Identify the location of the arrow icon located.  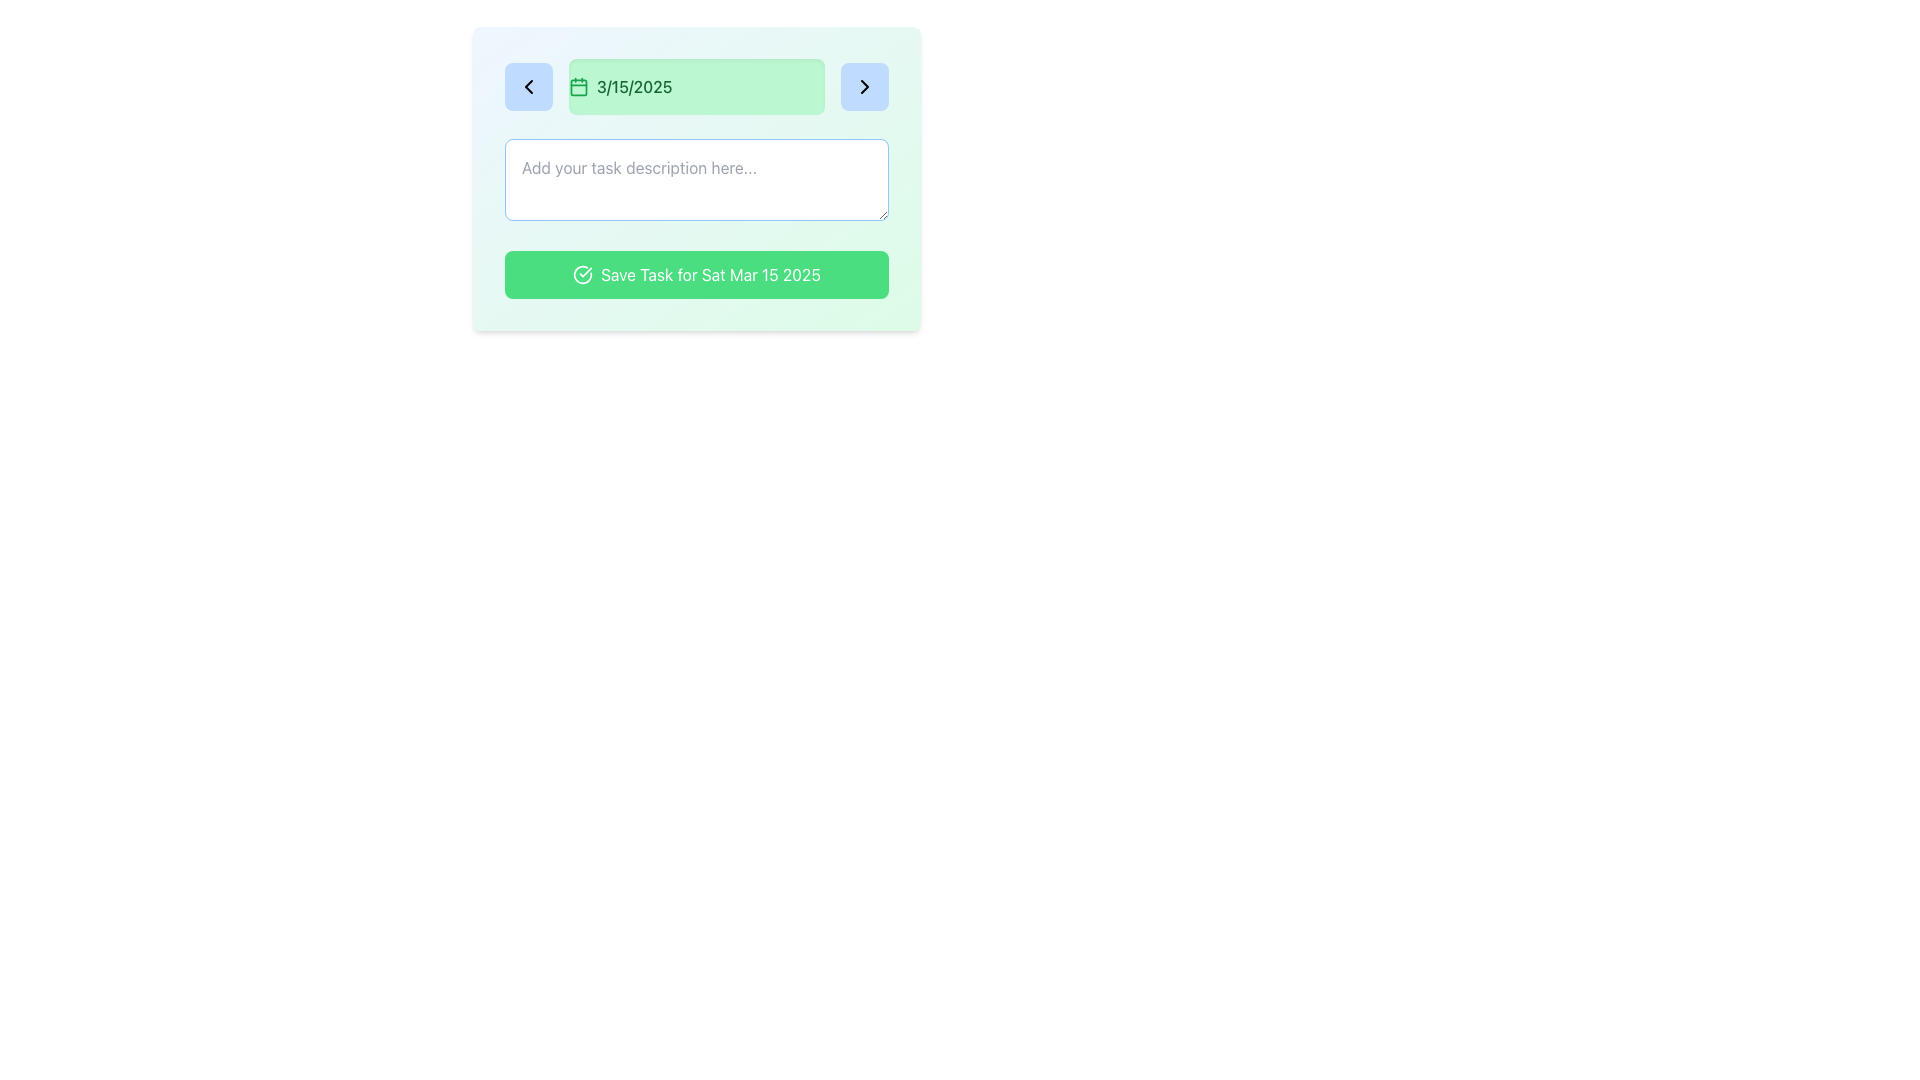
(864, 86).